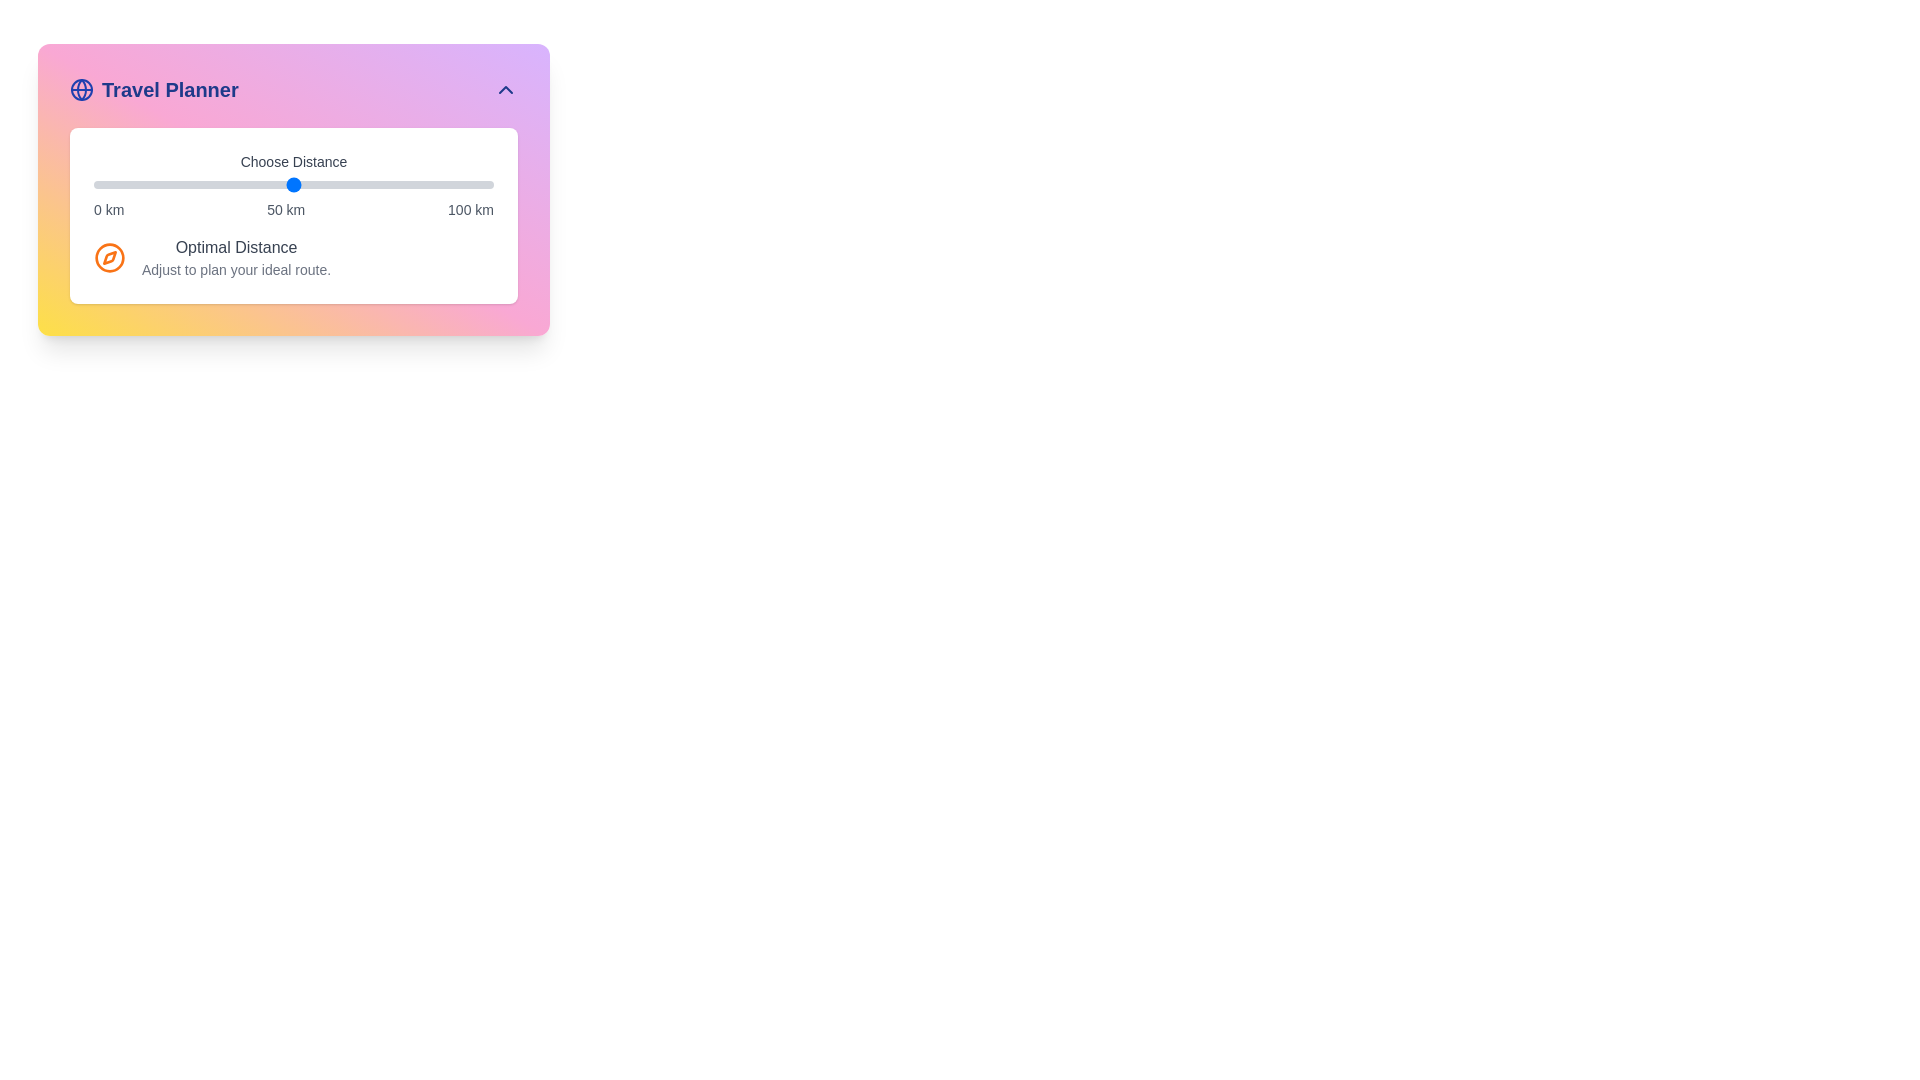 The width and height of the screenshot is (1920, 1080). What do you see at coordinates (236, 270) in the screenshot?
I see `information from the text label that says 'Adjust to plan your ideal route.' positioned below the 'Optimal Distance' label` at bounding box center [236, 270].